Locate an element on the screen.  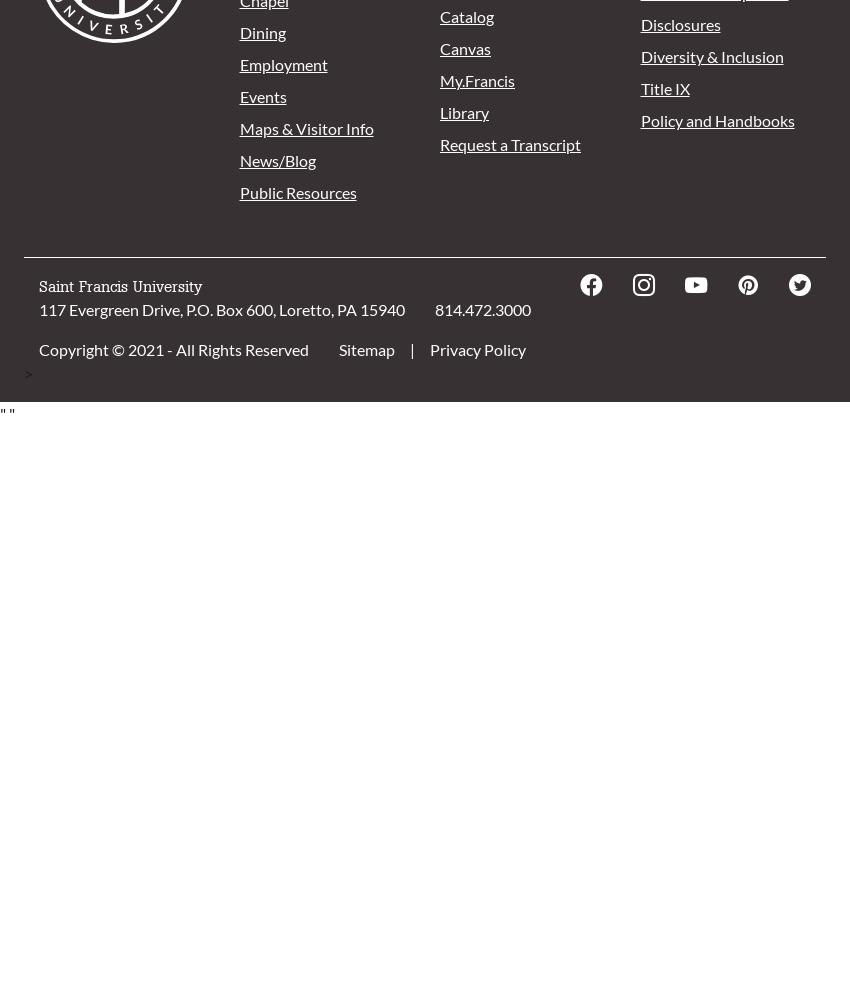
'Policy and Handbooks' is located at coordinates (715, 119).